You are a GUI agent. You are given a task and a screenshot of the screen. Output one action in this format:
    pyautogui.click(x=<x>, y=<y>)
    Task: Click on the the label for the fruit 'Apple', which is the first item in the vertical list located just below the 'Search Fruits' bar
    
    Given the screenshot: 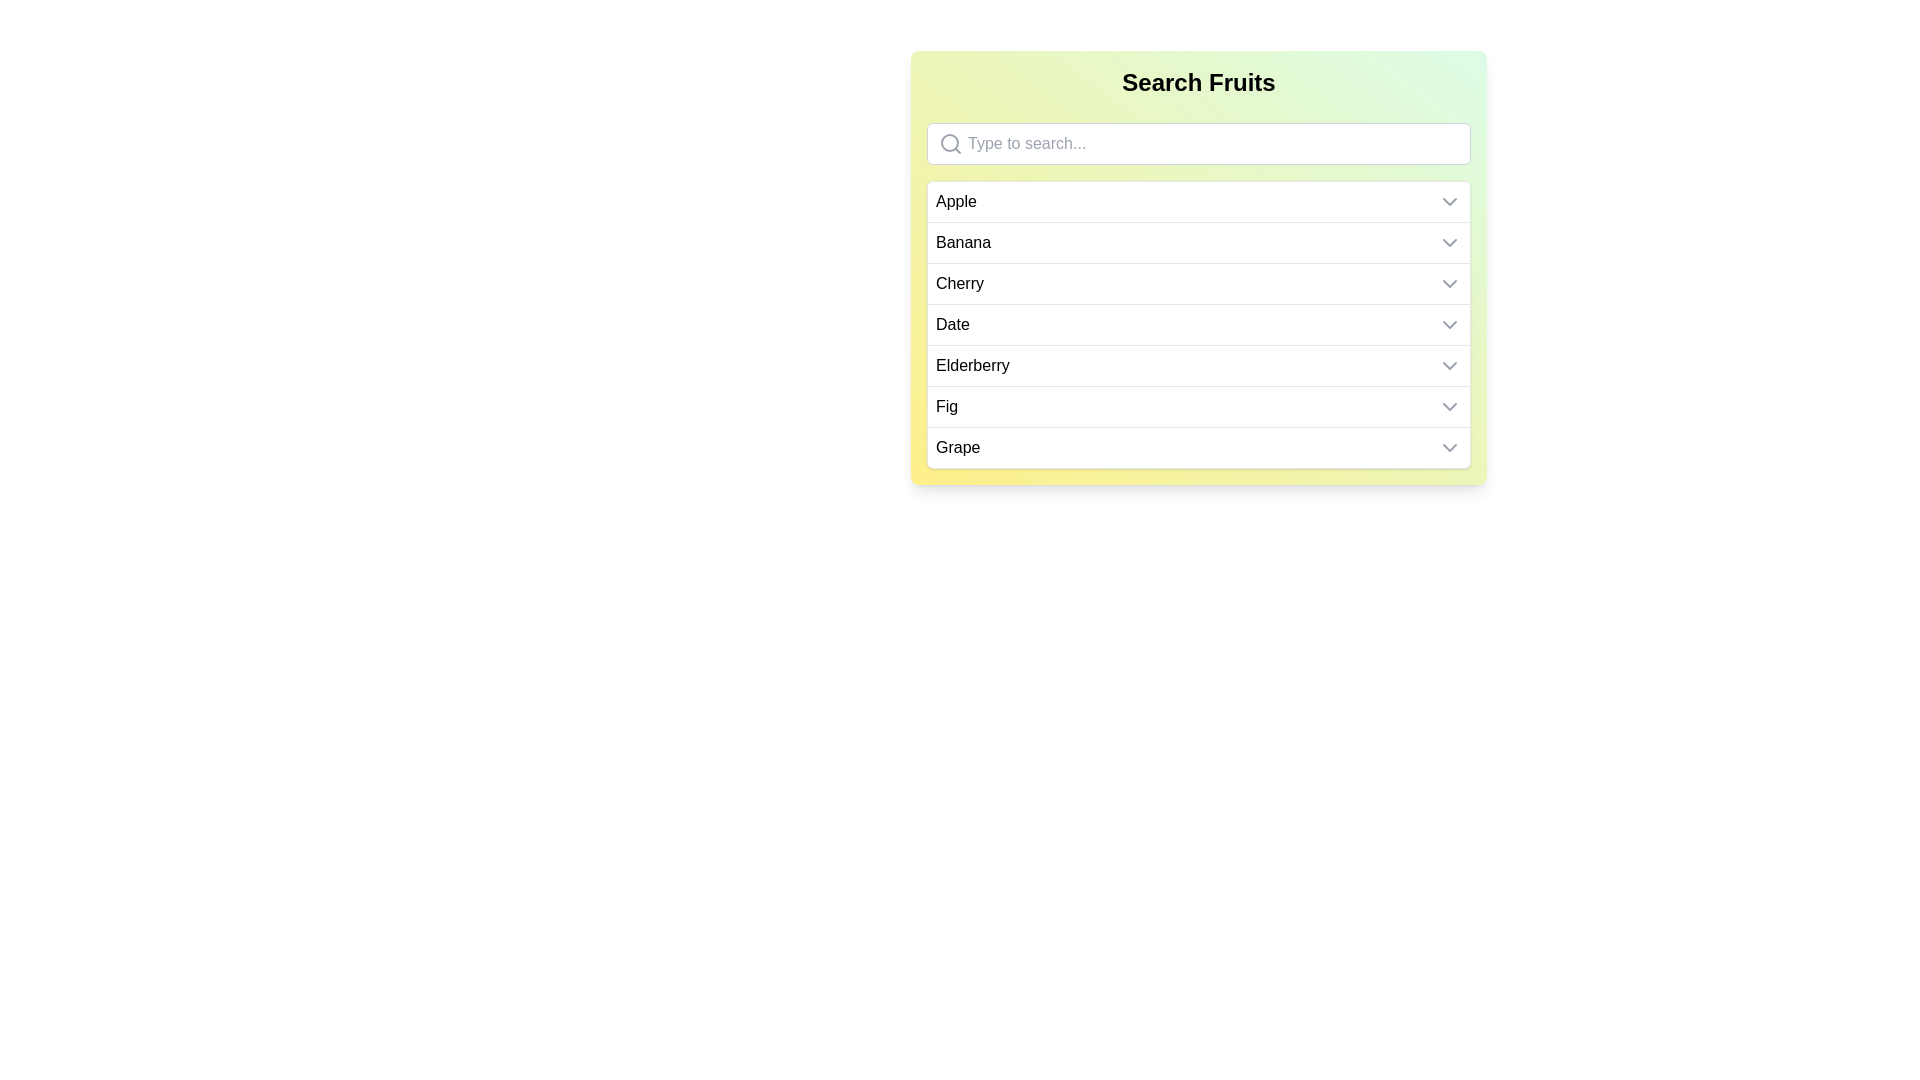 What is the action you would take?
    pyautogui.click(x=955, y=201)
    